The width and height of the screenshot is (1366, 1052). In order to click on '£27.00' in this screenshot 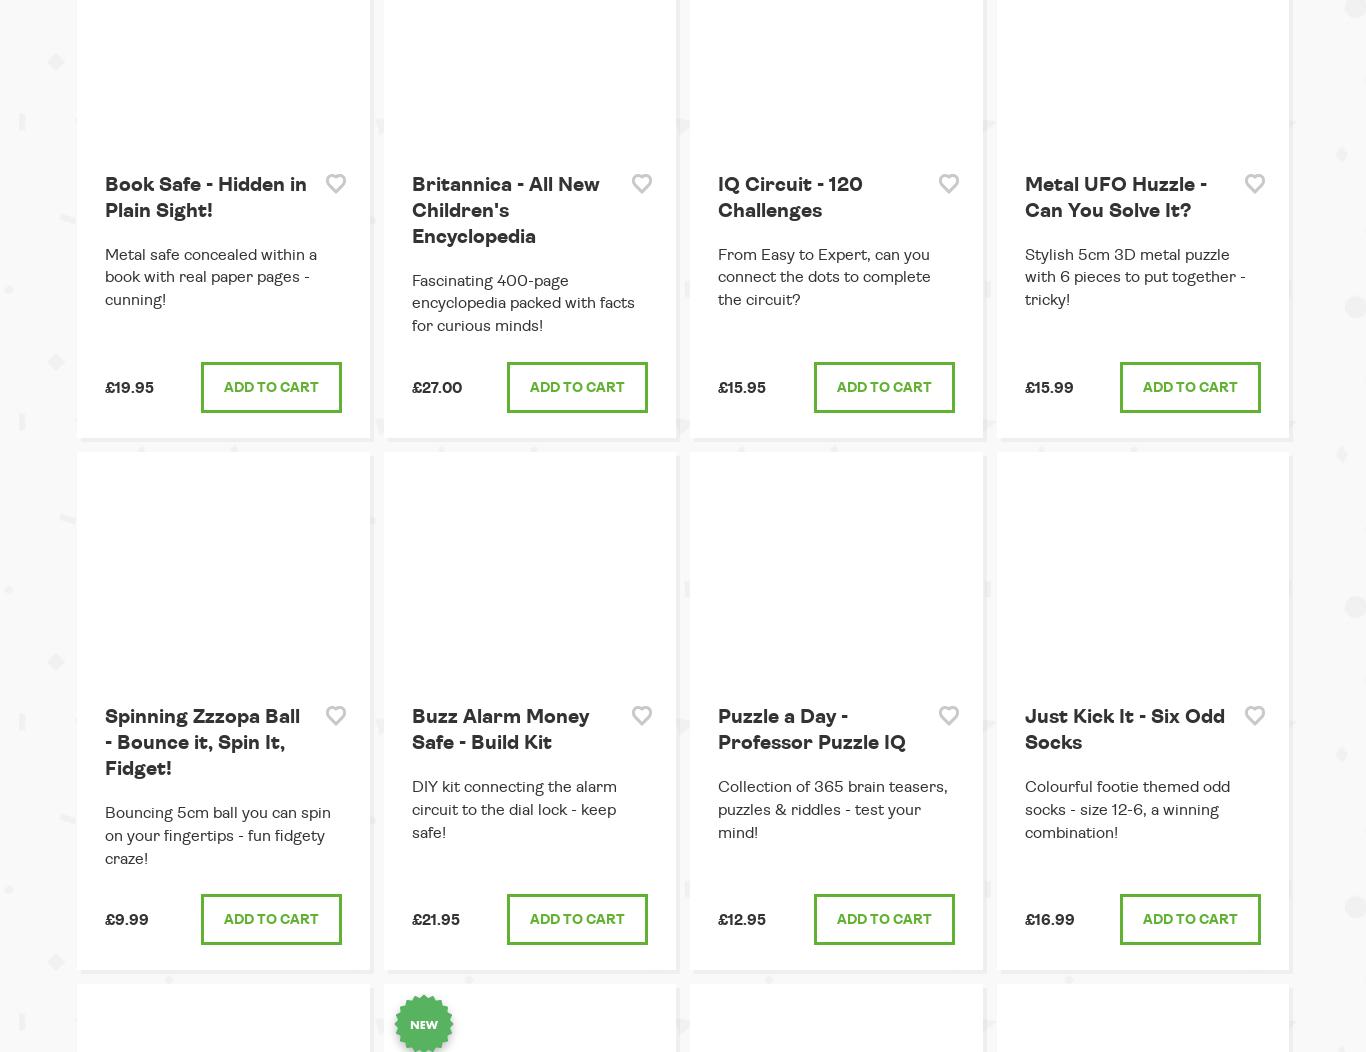, I will do `click(435, 388)`.